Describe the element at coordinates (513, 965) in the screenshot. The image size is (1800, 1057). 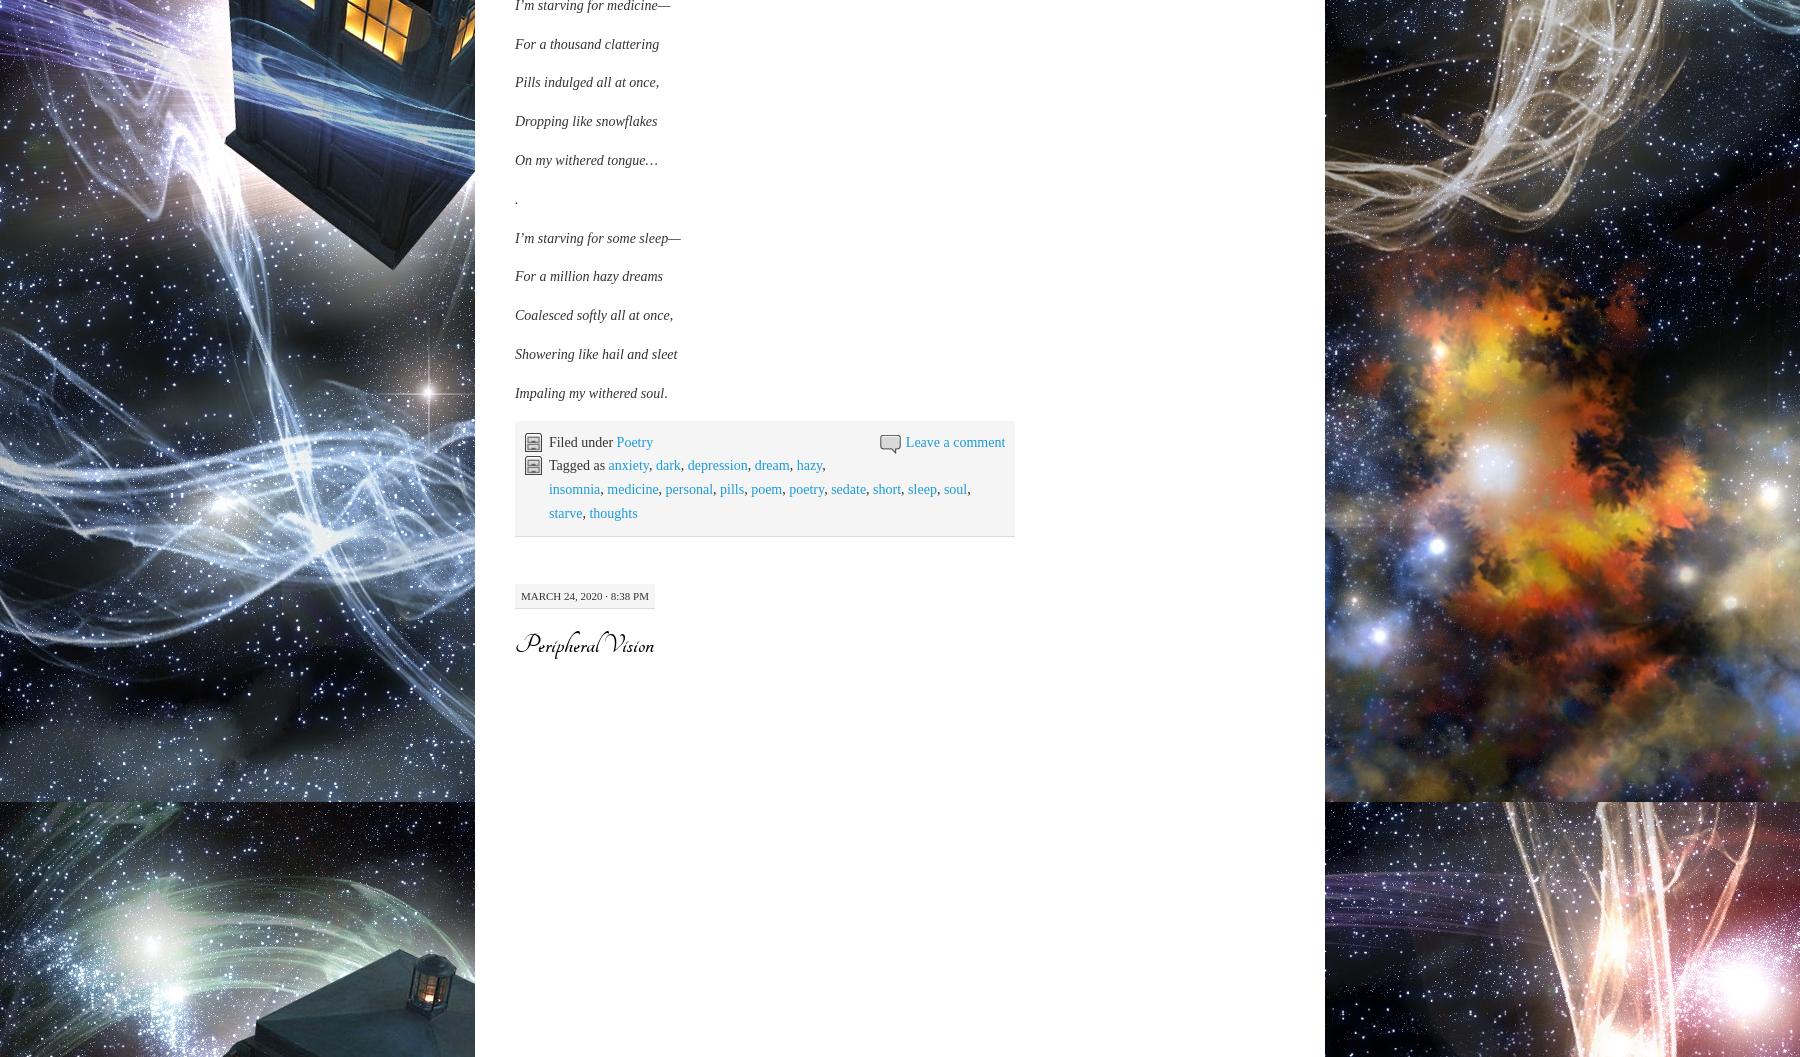
I see `'A little while longer'` at that location.